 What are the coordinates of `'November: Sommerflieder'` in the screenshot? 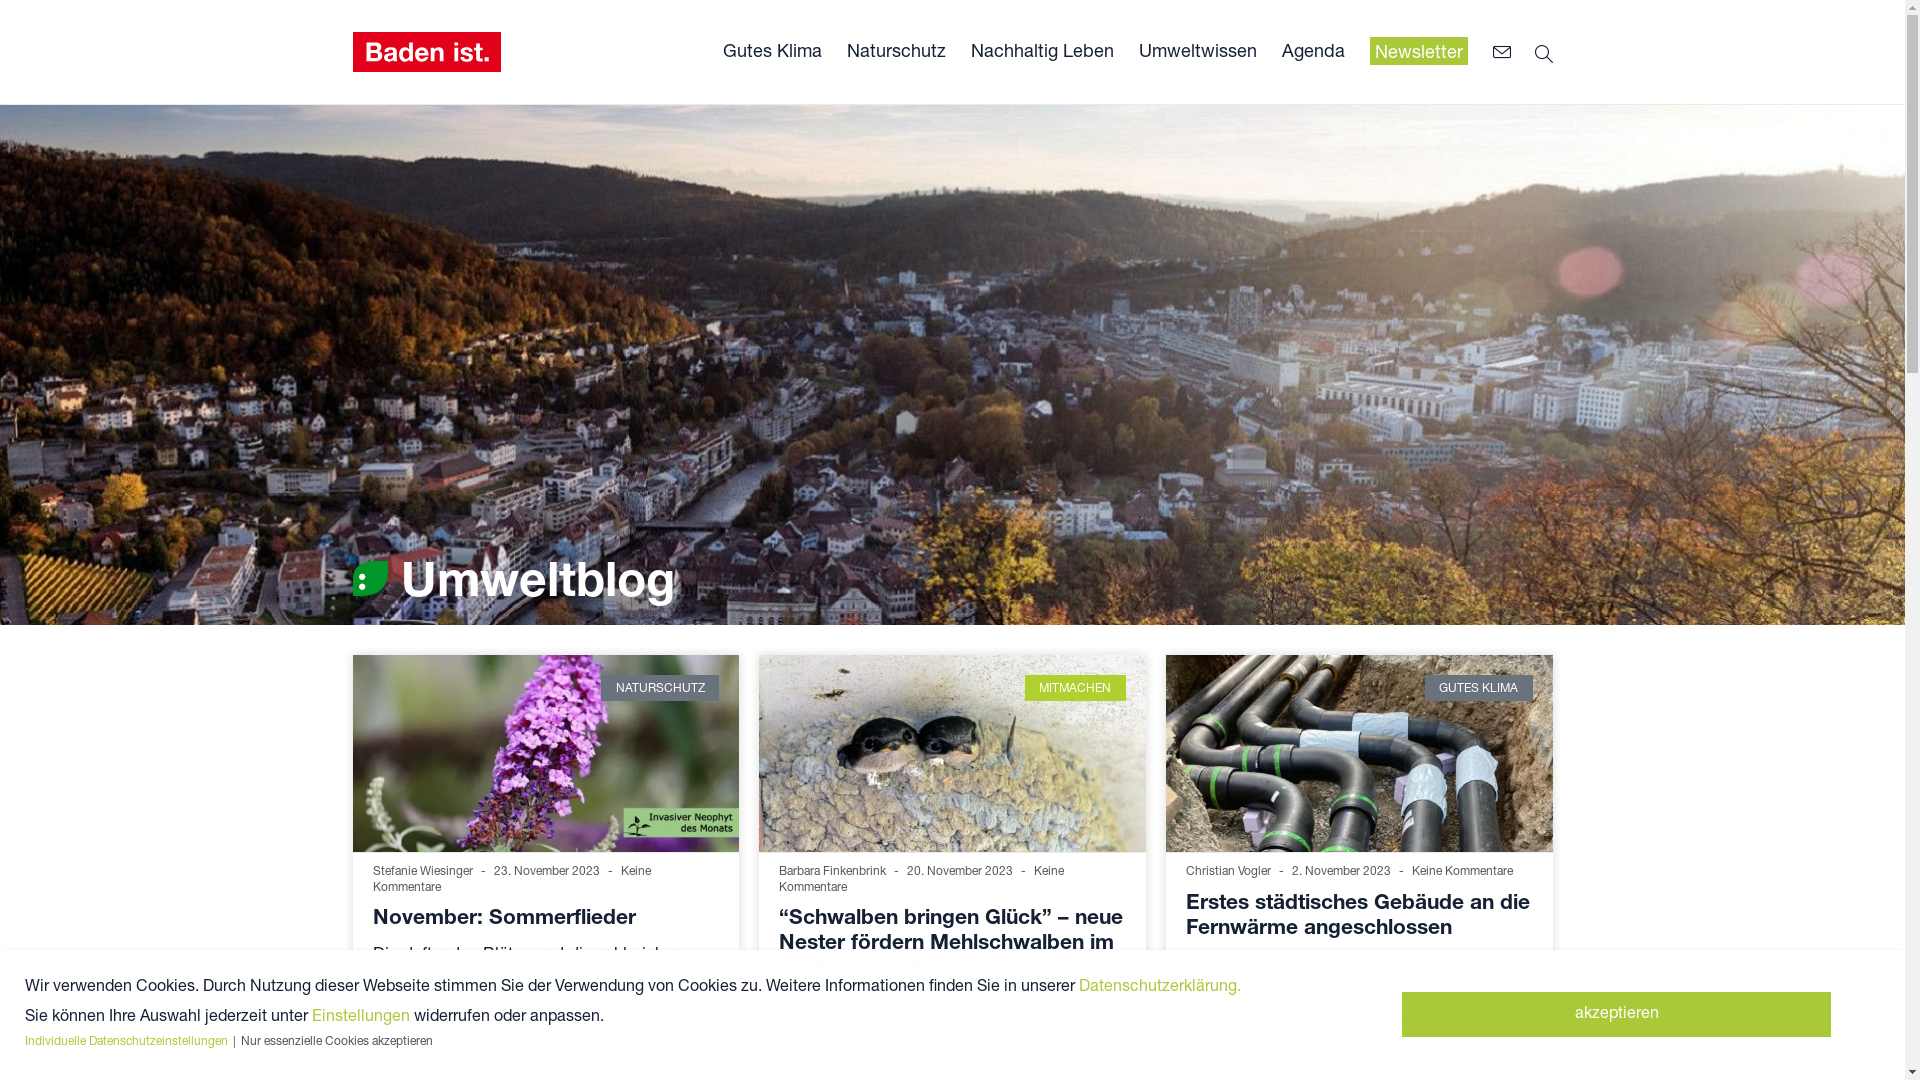 It's located at (503, 916).